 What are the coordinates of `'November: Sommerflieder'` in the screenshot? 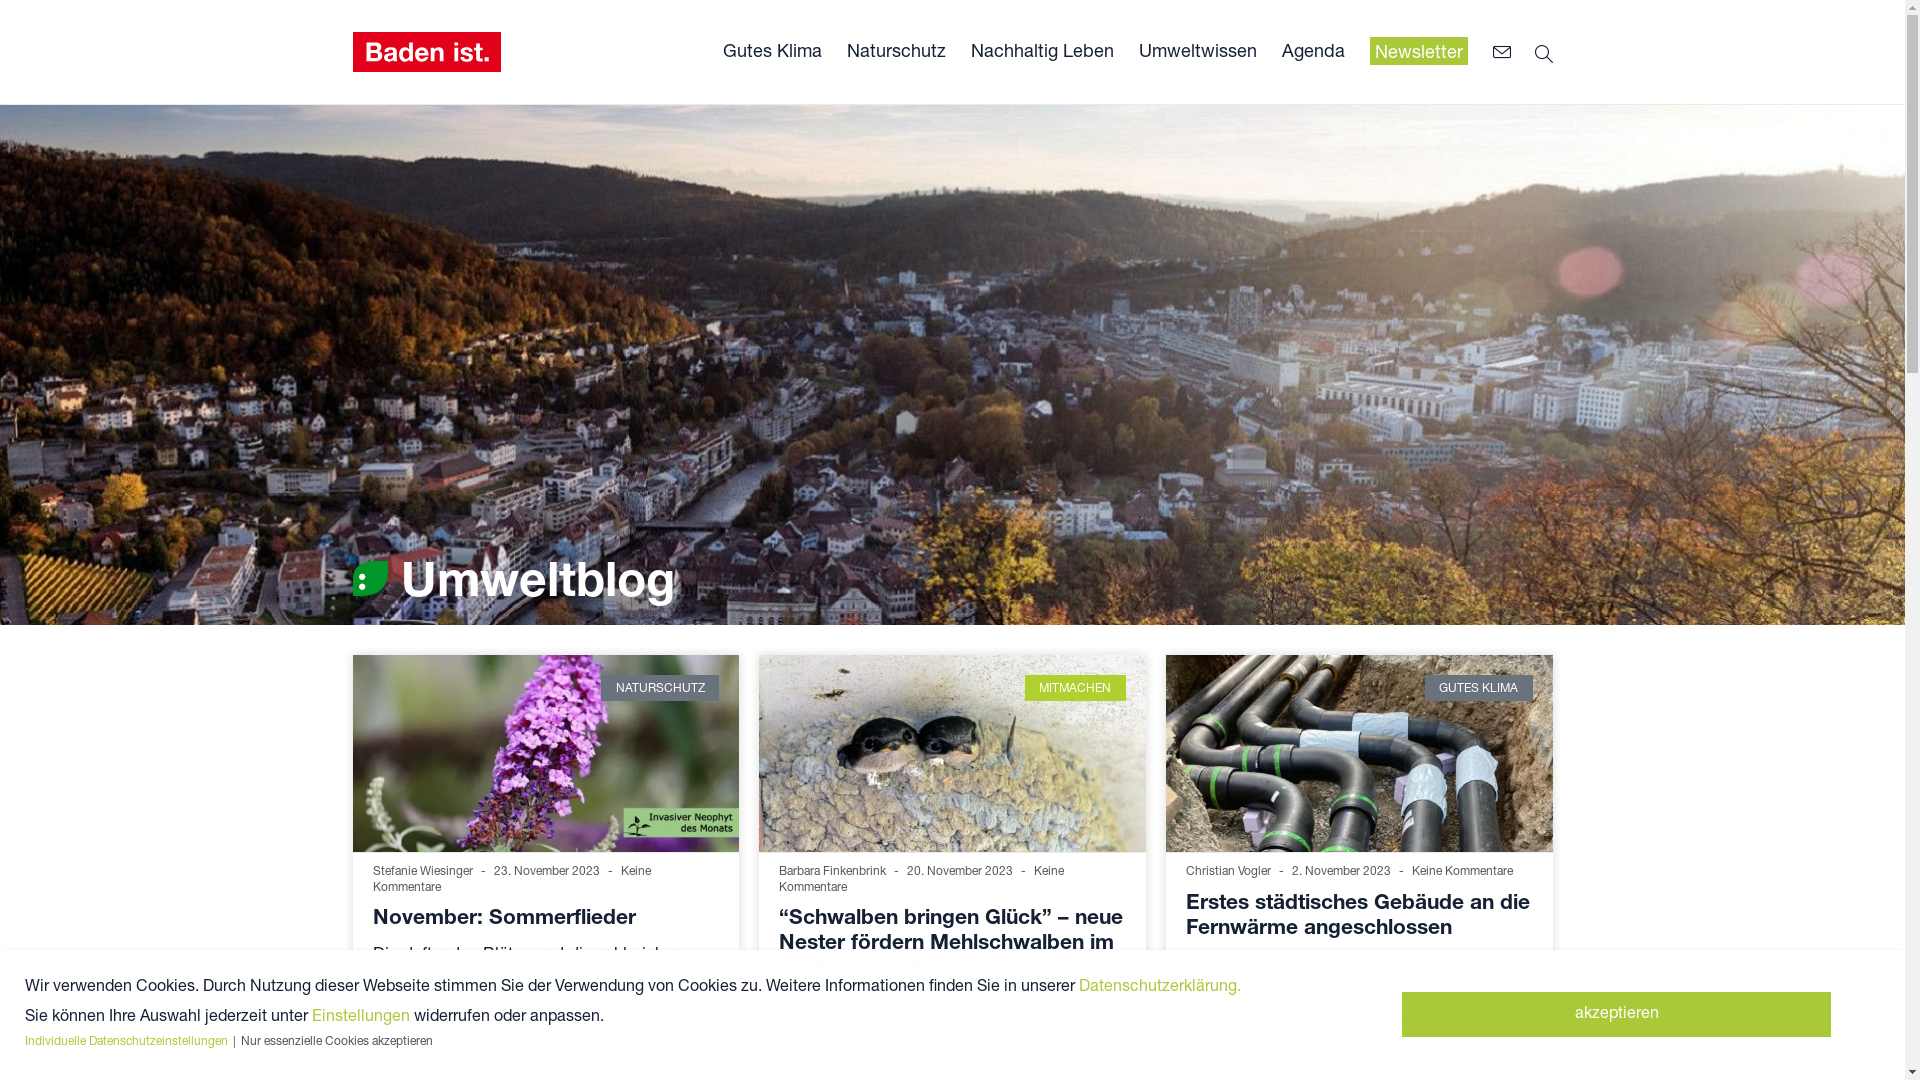 It's located at (503, 916).